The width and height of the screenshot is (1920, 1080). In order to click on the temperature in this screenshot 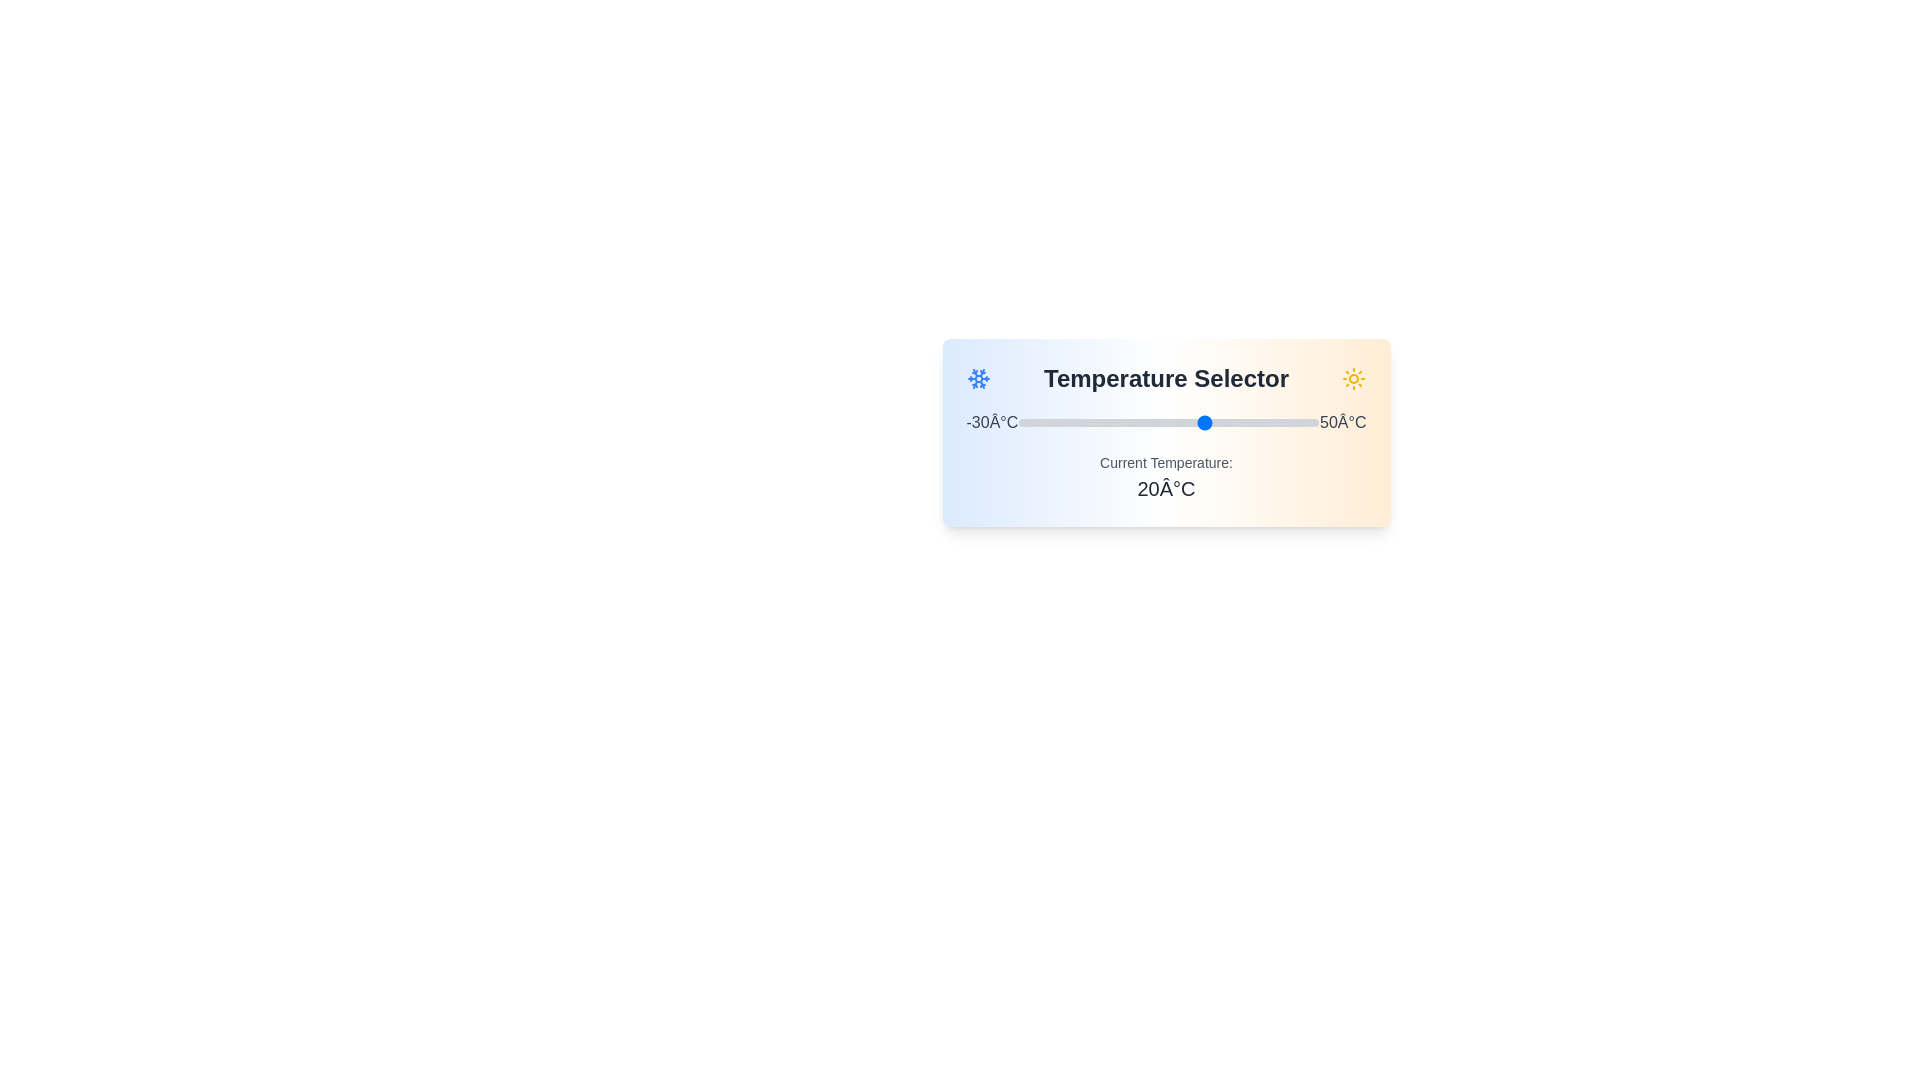, I will do `click(1209, 422)`.